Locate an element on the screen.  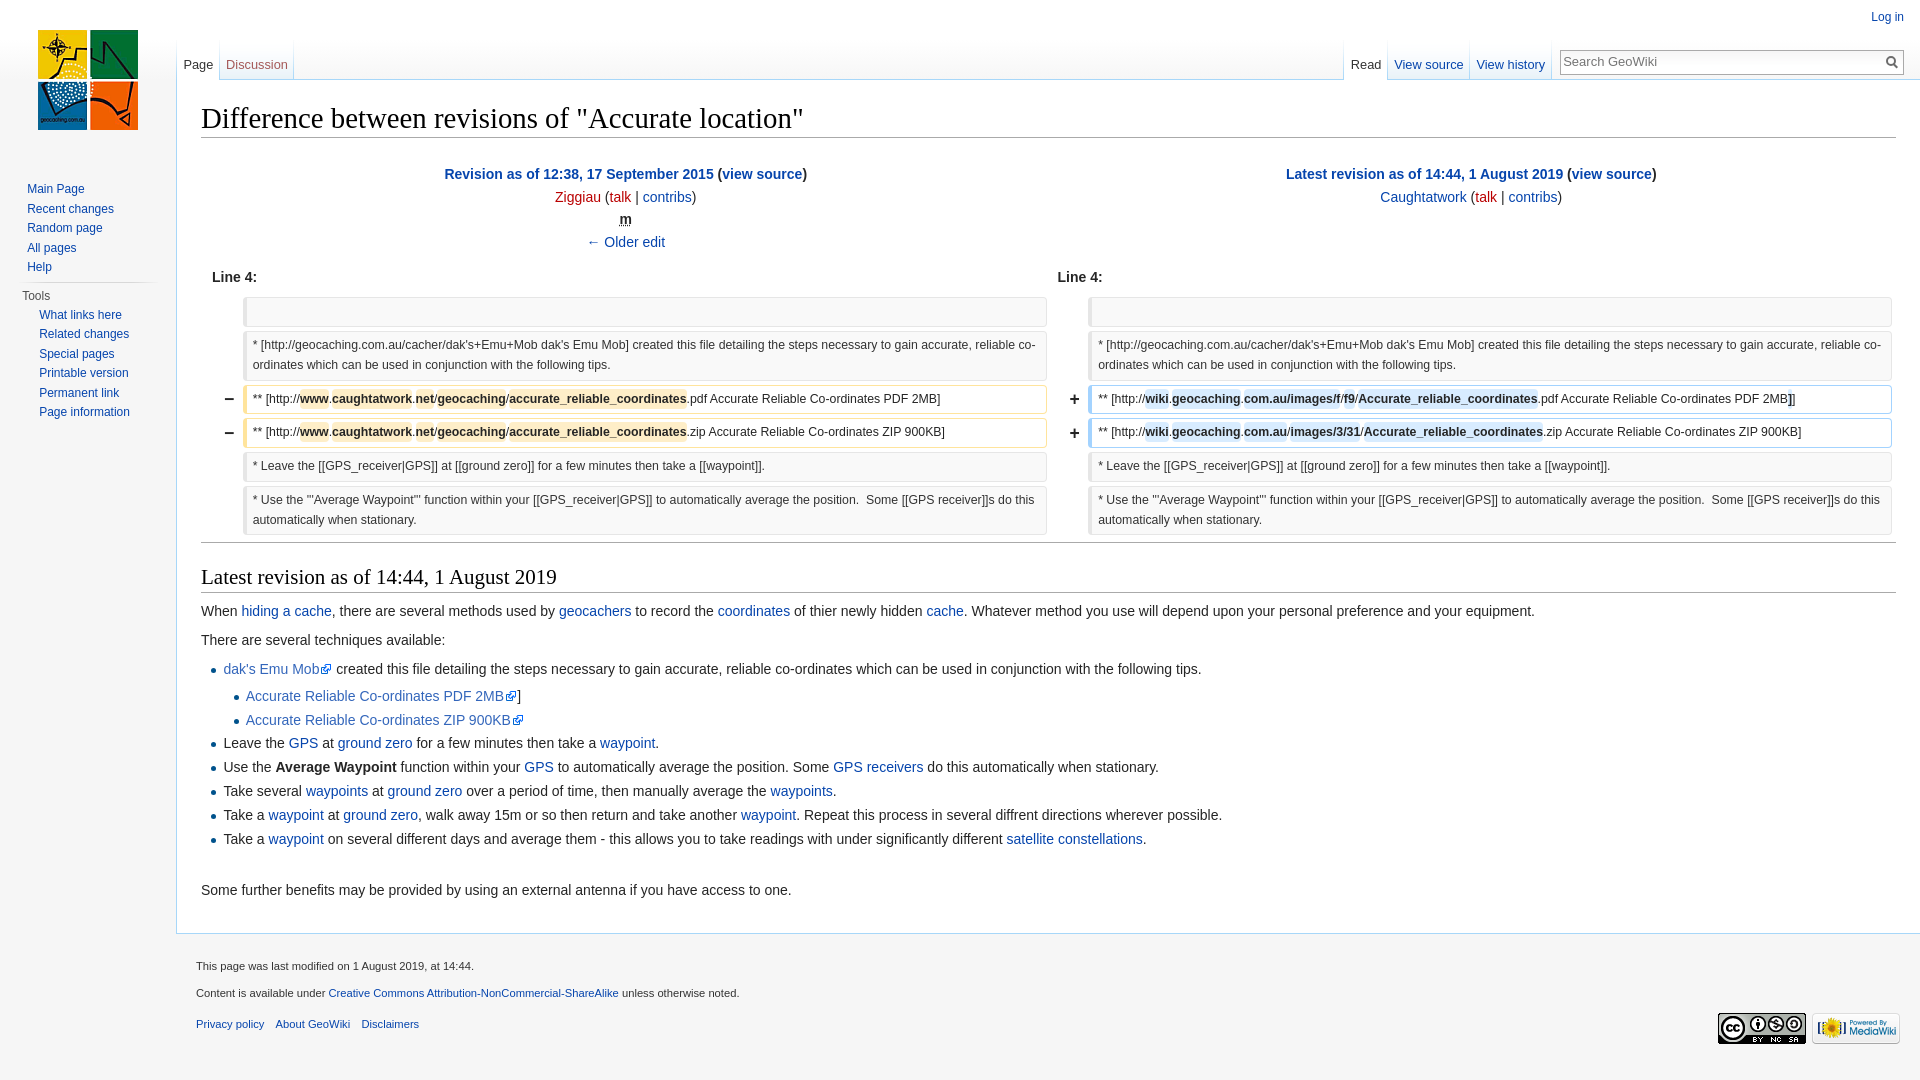
'Caughtatwork' is located at coordinates (1421, 196).